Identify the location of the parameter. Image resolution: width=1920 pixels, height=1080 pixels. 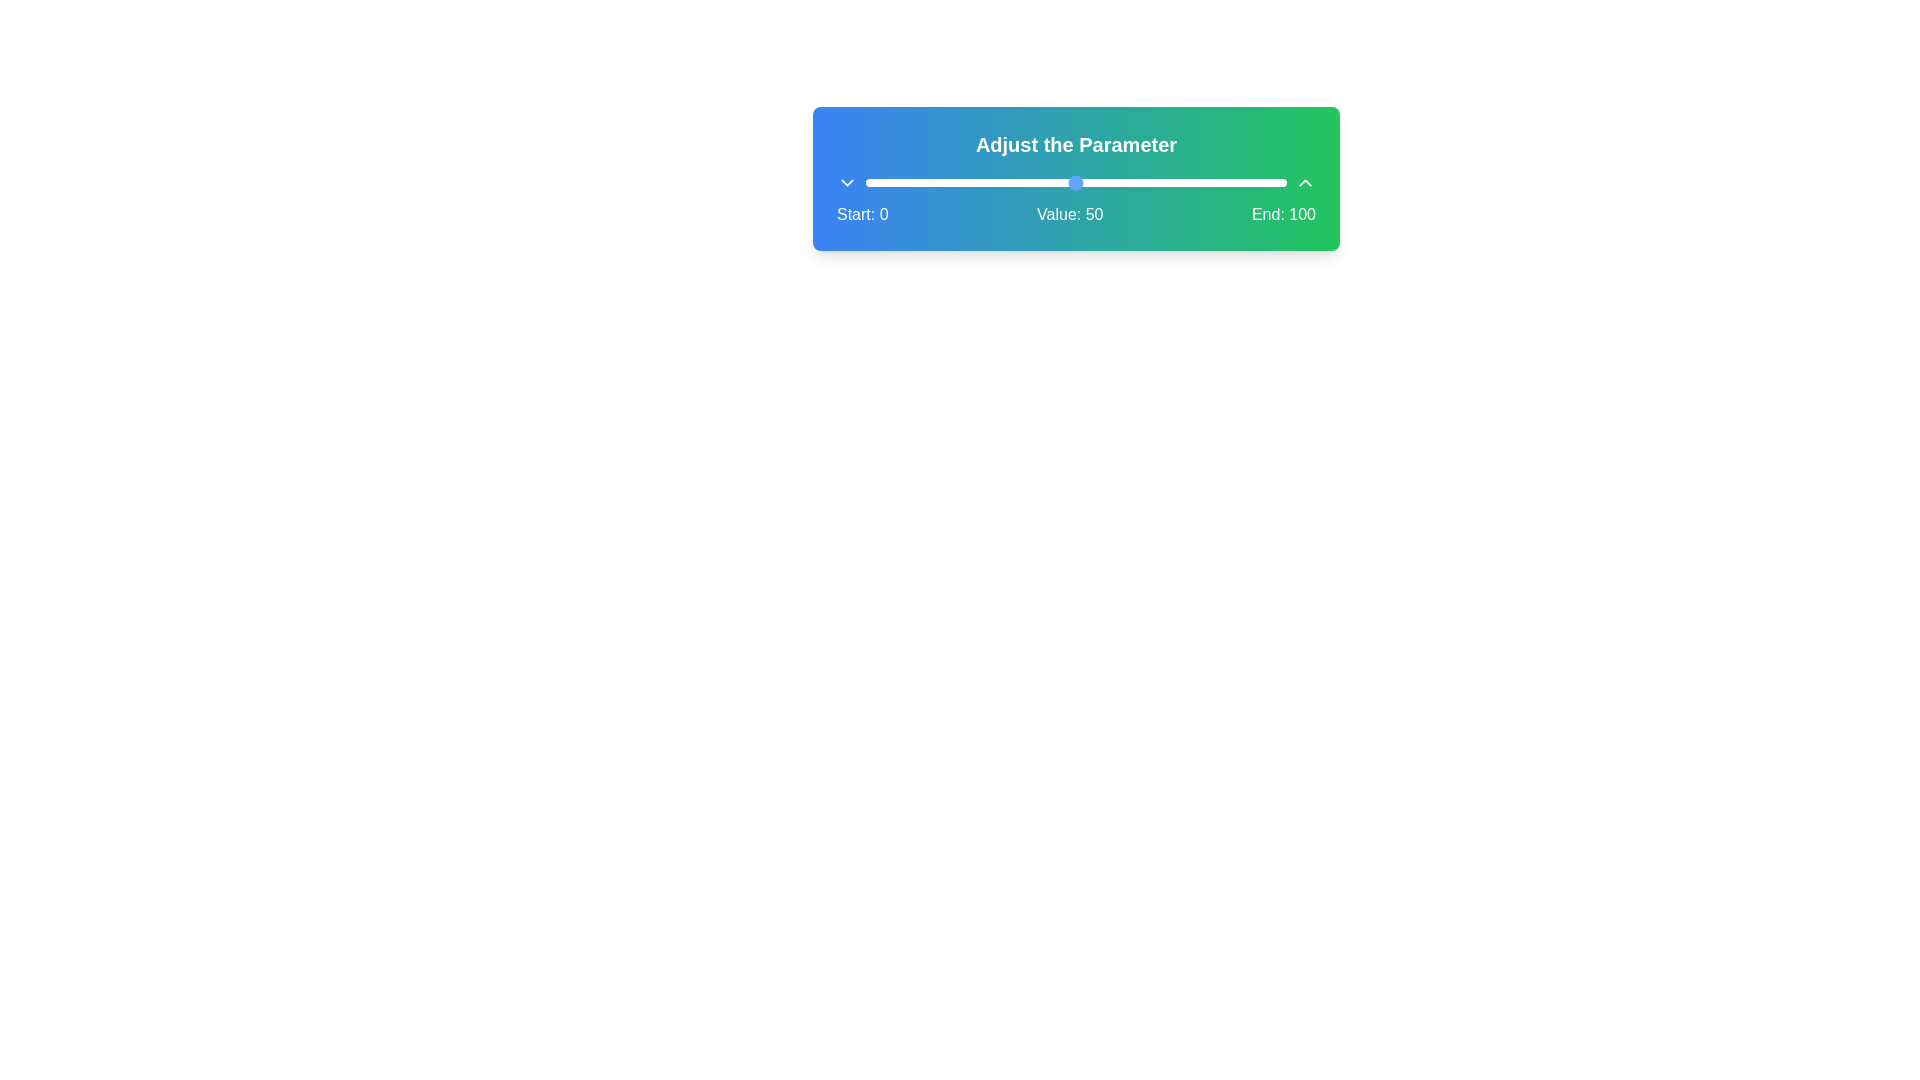
(923, 182).